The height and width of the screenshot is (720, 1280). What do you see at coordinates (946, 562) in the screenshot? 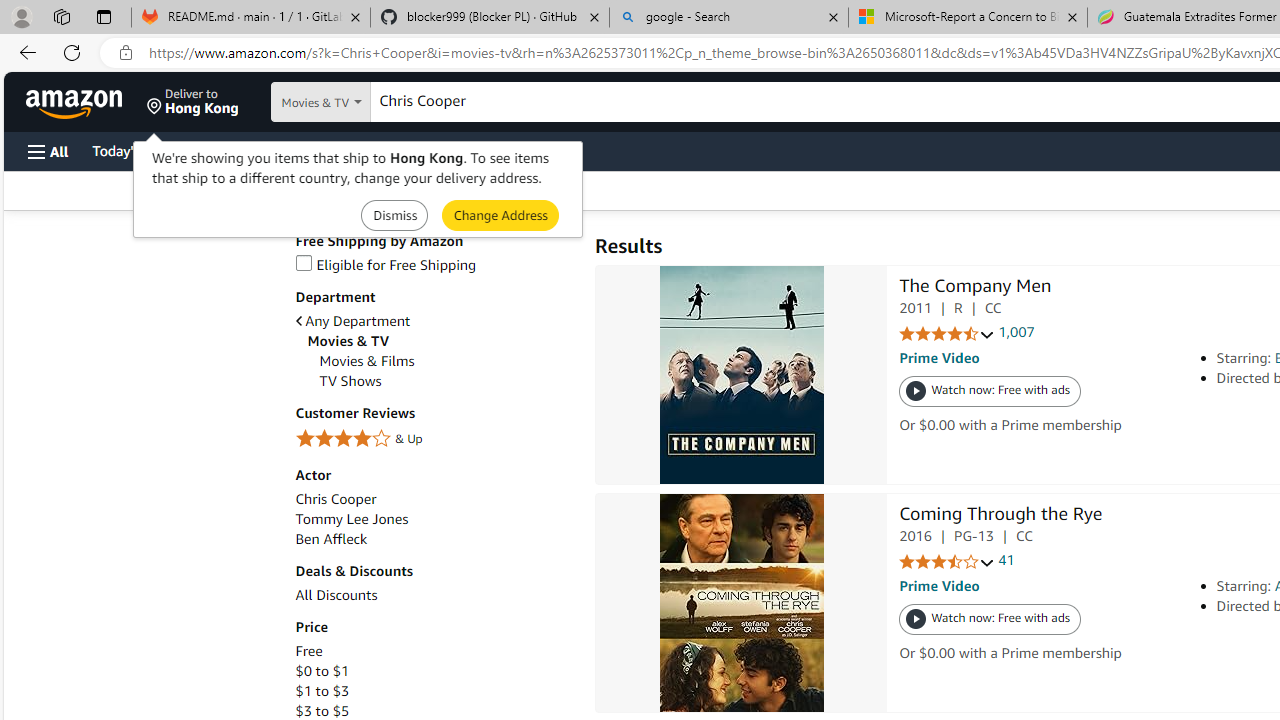
I see `'3.3 out of 5 stars'` at bounding box center [946, 562].